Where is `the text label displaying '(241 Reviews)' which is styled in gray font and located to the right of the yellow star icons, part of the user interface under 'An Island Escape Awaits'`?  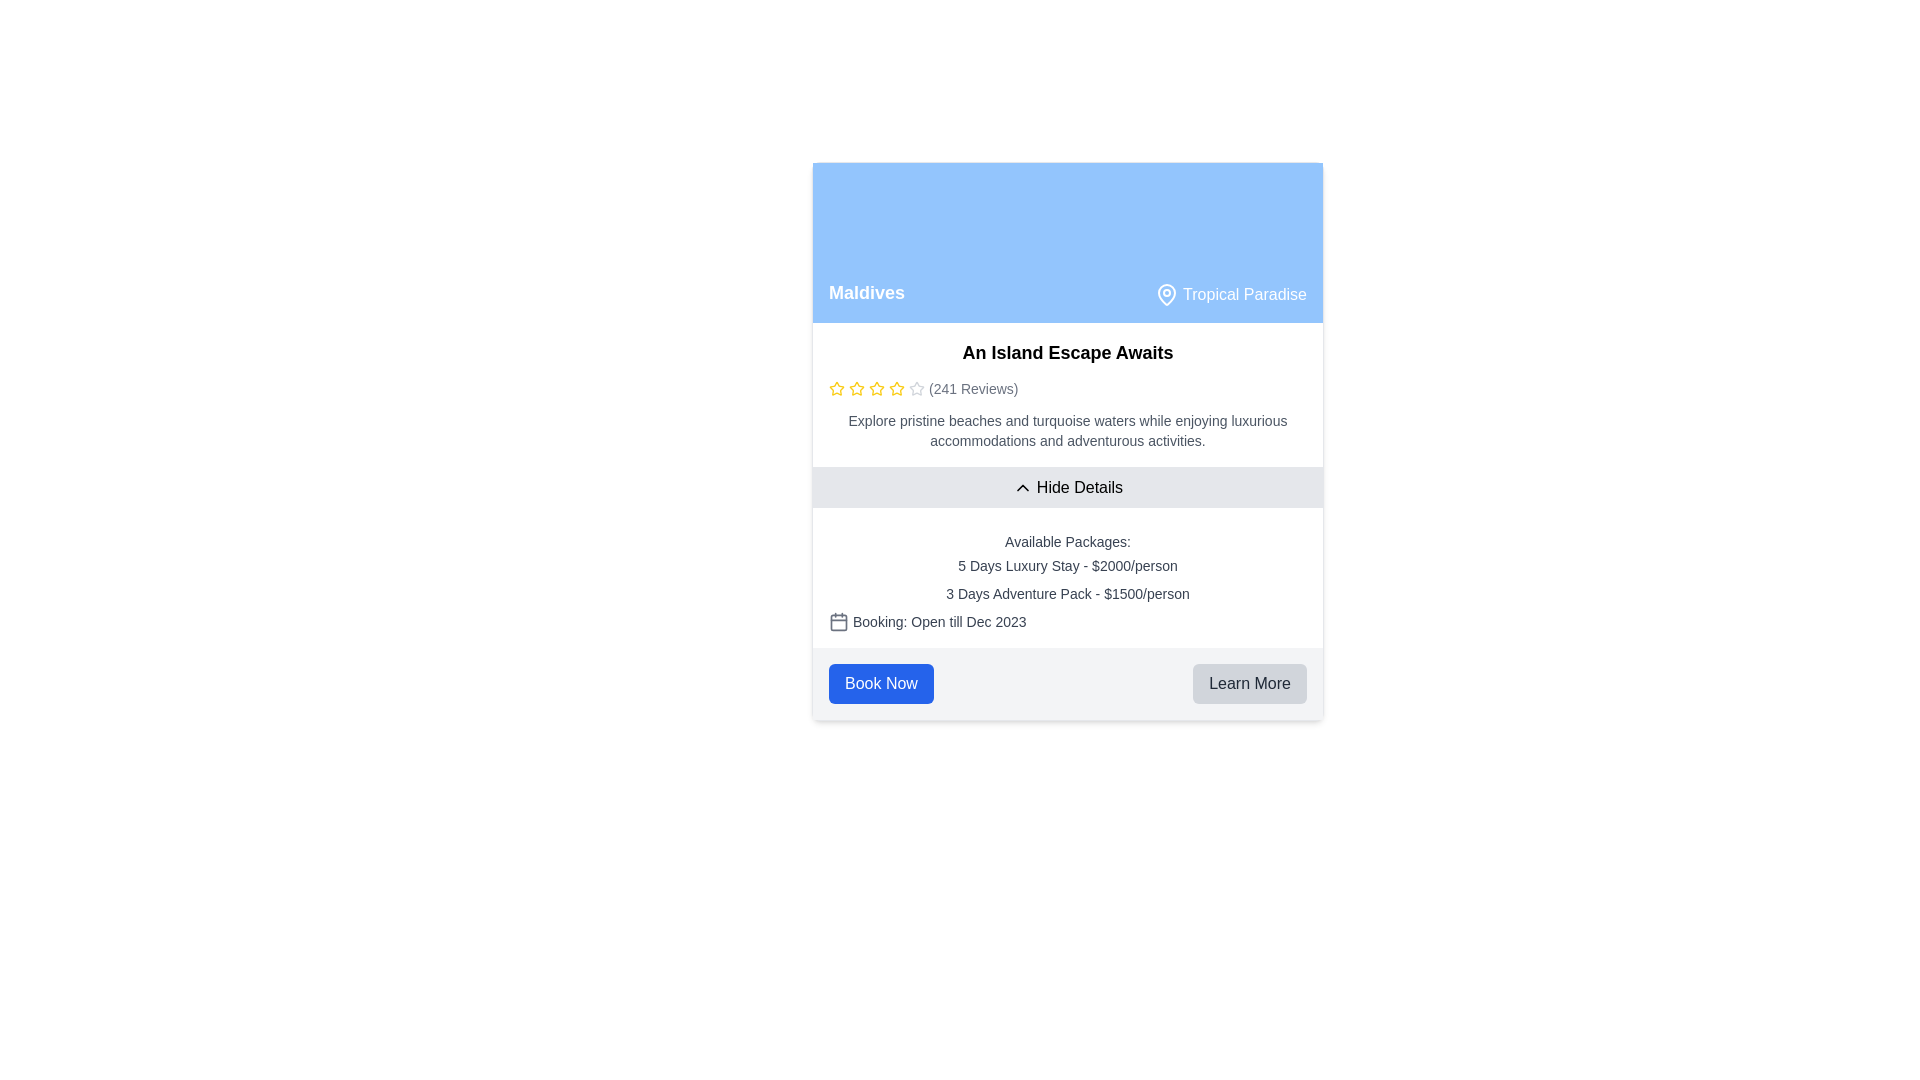
the text label displaying '(241 Reviews)' which is styled in gray font and located to the right of the yellow star icons, part of the user interface under 'An Island Escape Awaits' is located at coordinates (973, 389).